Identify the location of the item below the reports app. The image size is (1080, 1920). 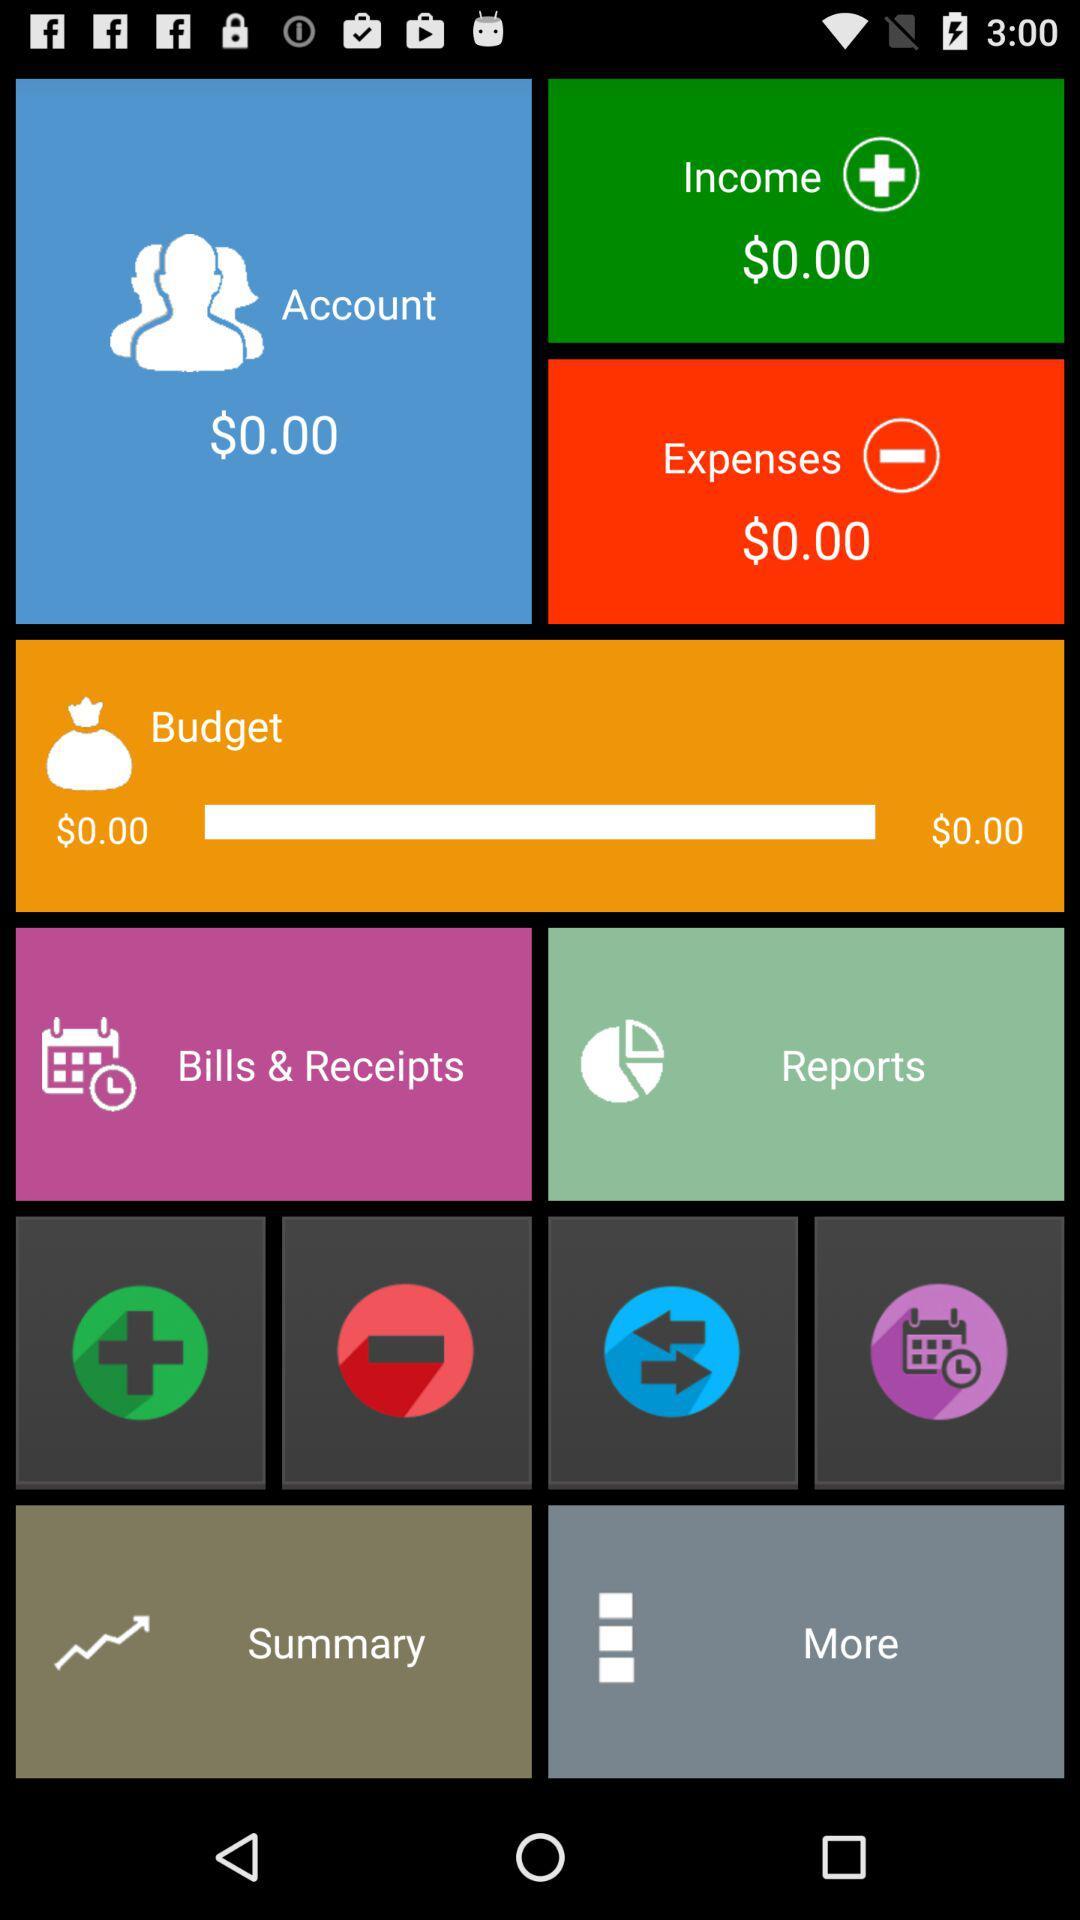
(939, 1353).